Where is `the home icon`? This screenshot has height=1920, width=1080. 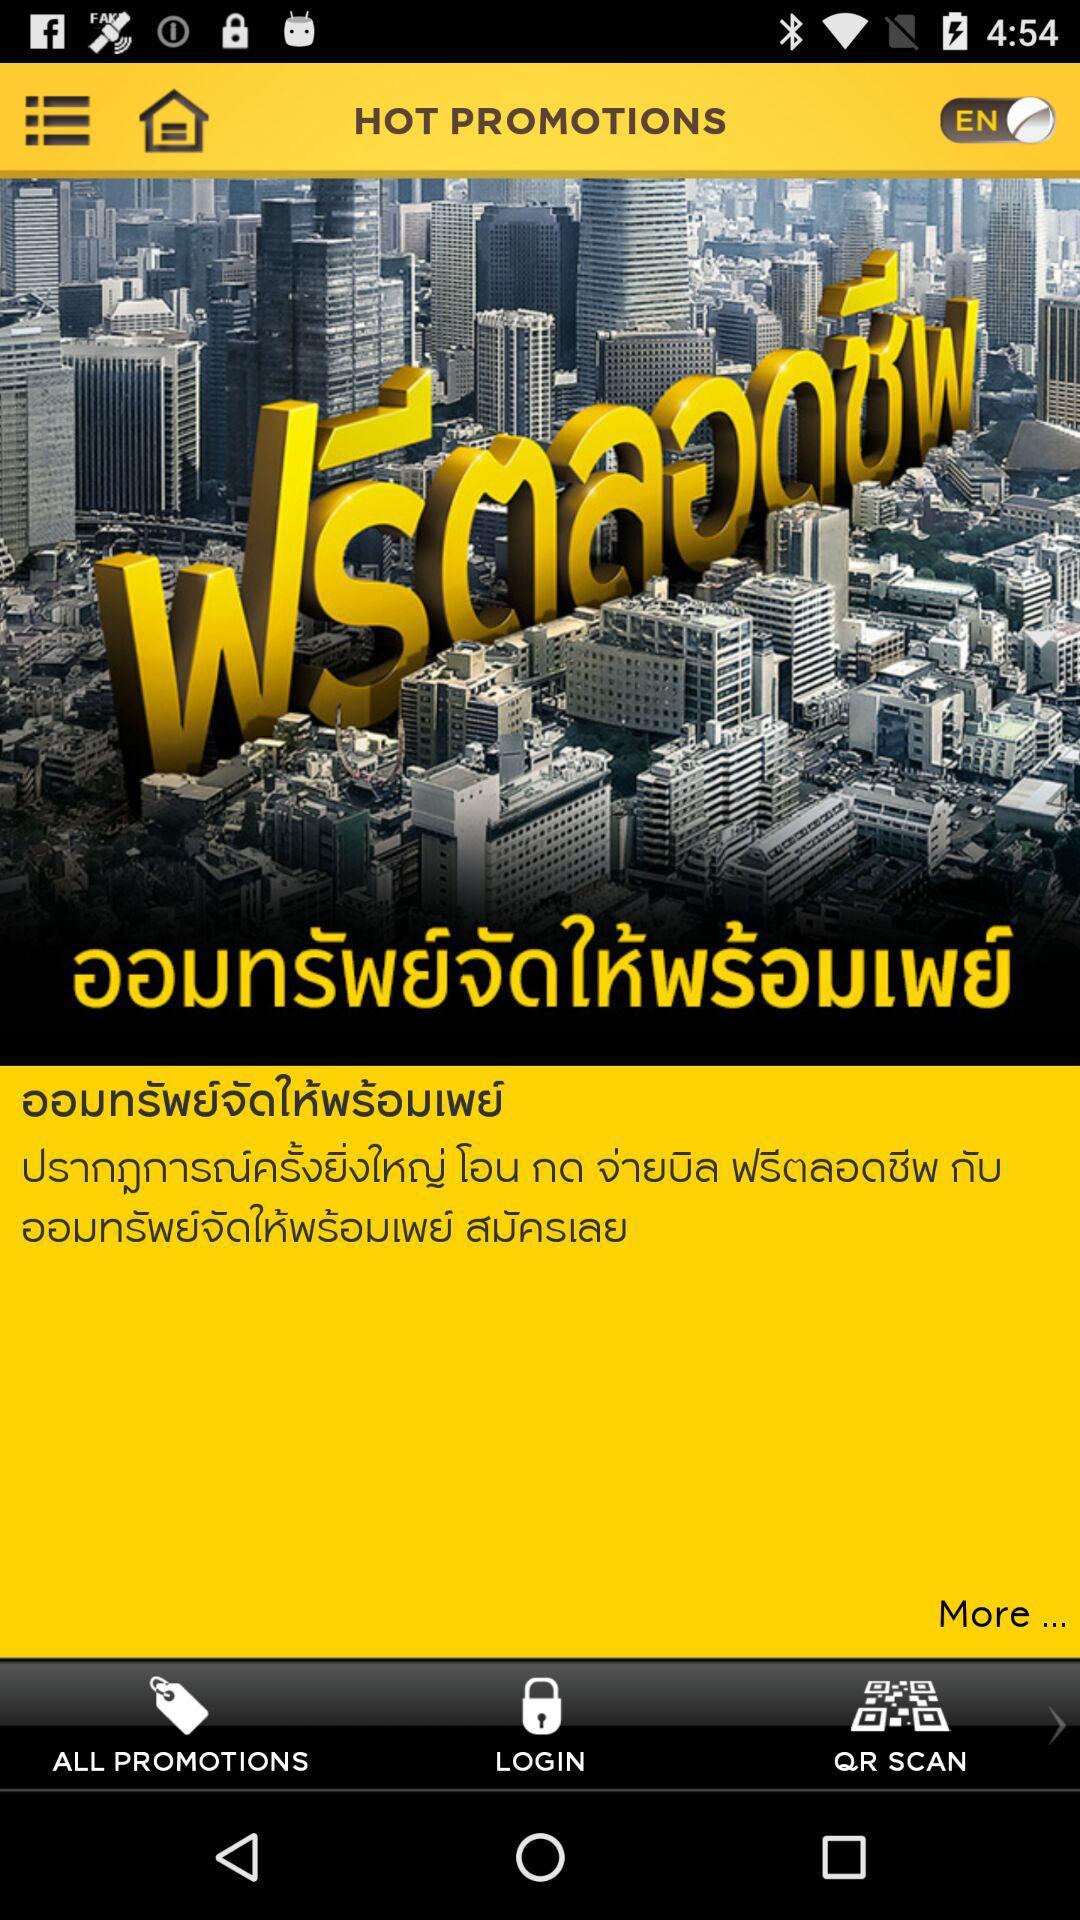
the home icon is located at coordinates (172, 128).